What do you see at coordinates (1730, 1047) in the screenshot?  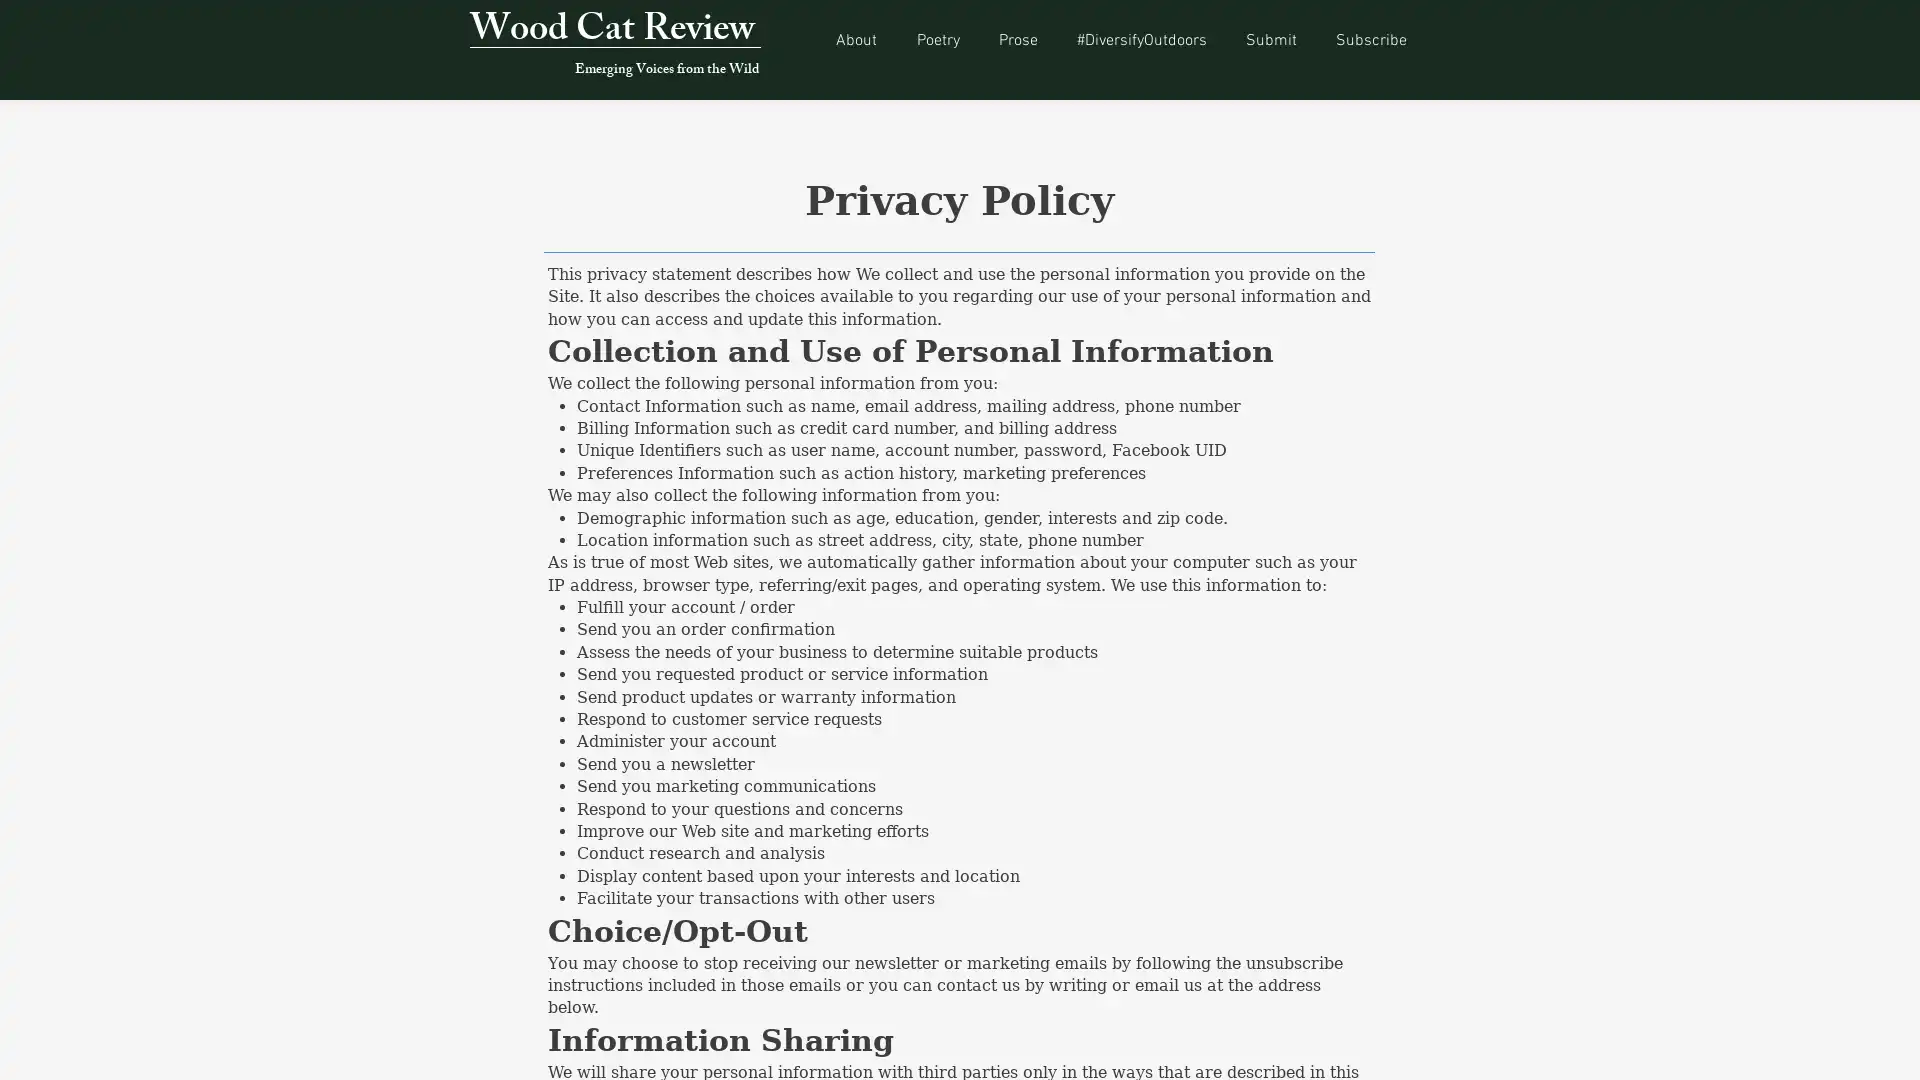 I see `Settings` at bounding box center [1730, 1047].